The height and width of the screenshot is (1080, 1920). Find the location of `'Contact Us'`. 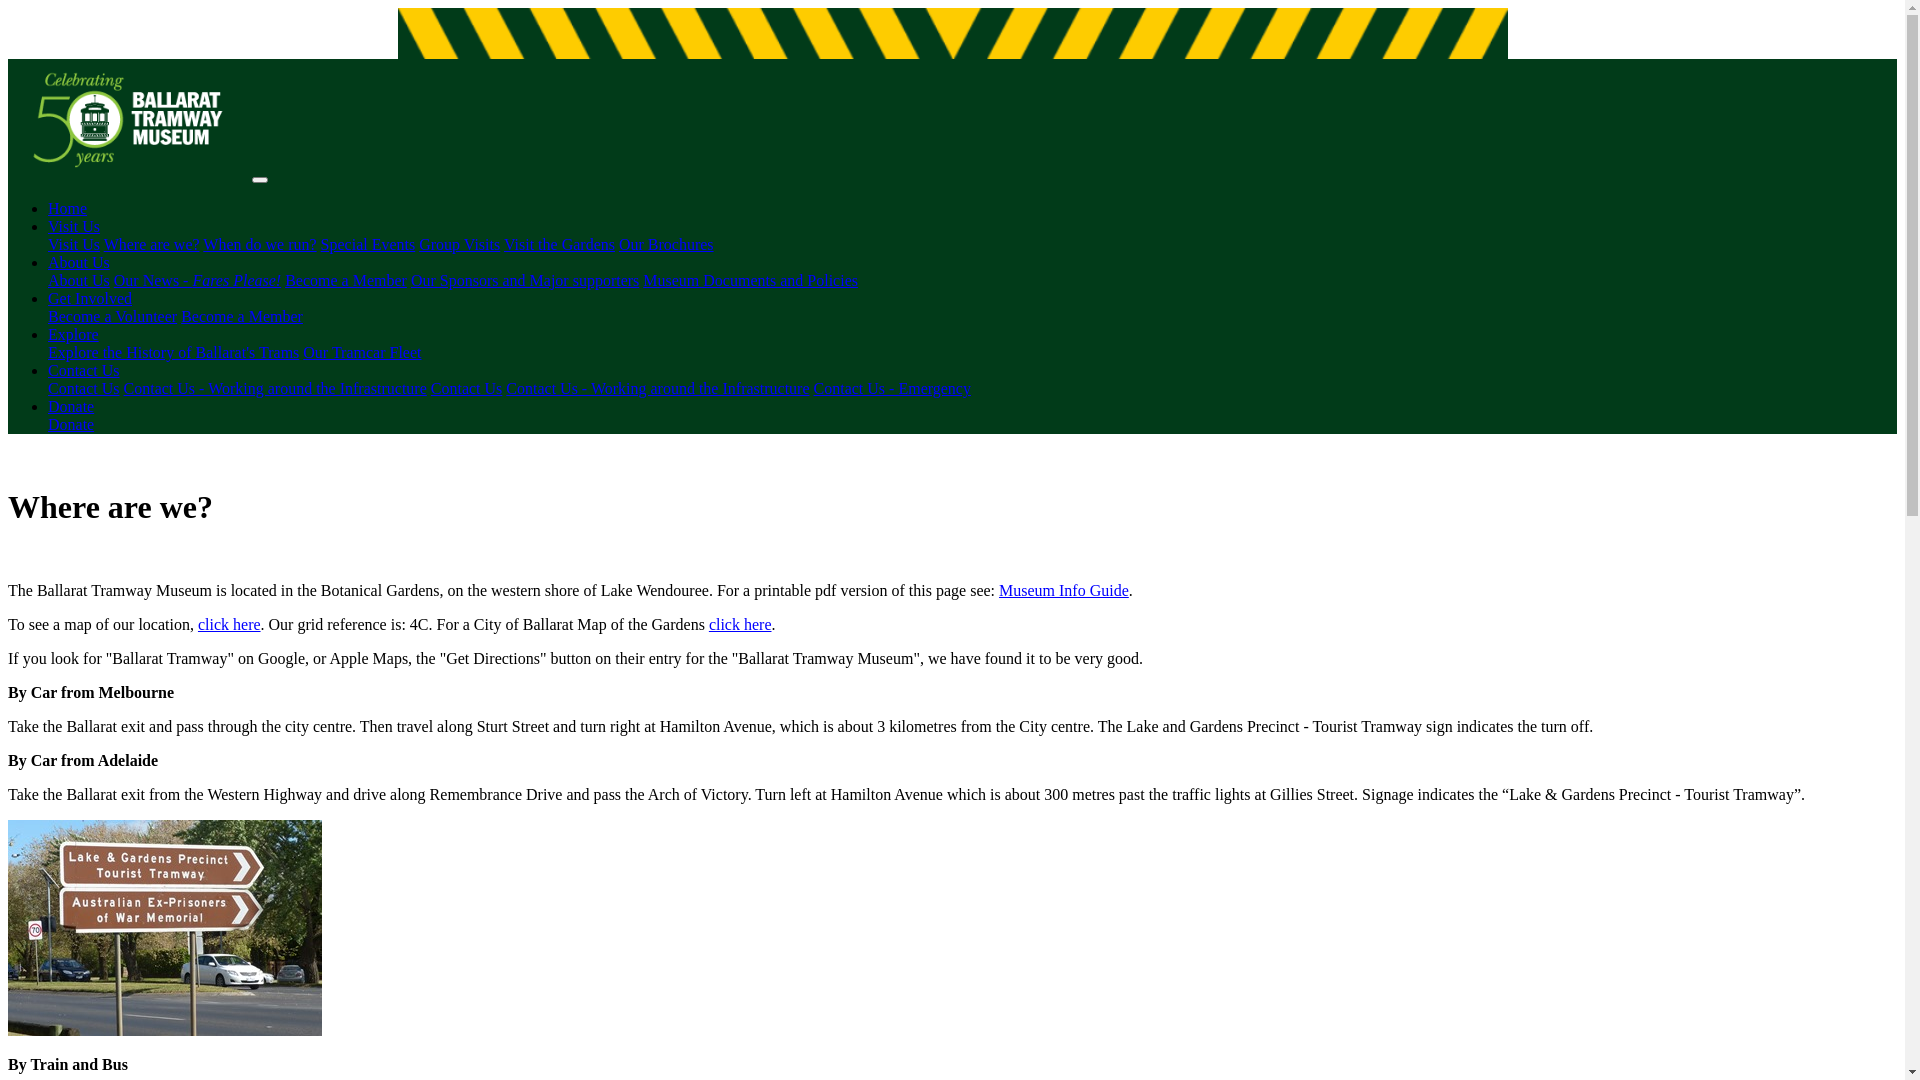

'Contact Us' is located at coordinates (82, 370).